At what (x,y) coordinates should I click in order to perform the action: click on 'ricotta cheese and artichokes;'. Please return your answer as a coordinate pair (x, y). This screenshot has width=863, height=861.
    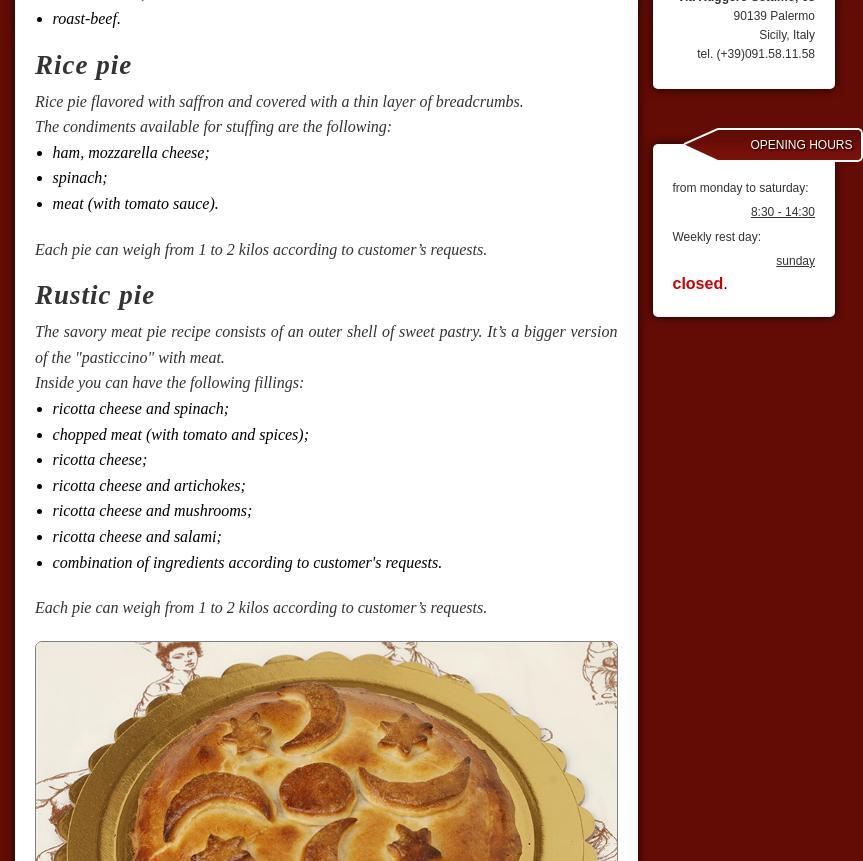
    Looking at the image, I should click on (147, 483).